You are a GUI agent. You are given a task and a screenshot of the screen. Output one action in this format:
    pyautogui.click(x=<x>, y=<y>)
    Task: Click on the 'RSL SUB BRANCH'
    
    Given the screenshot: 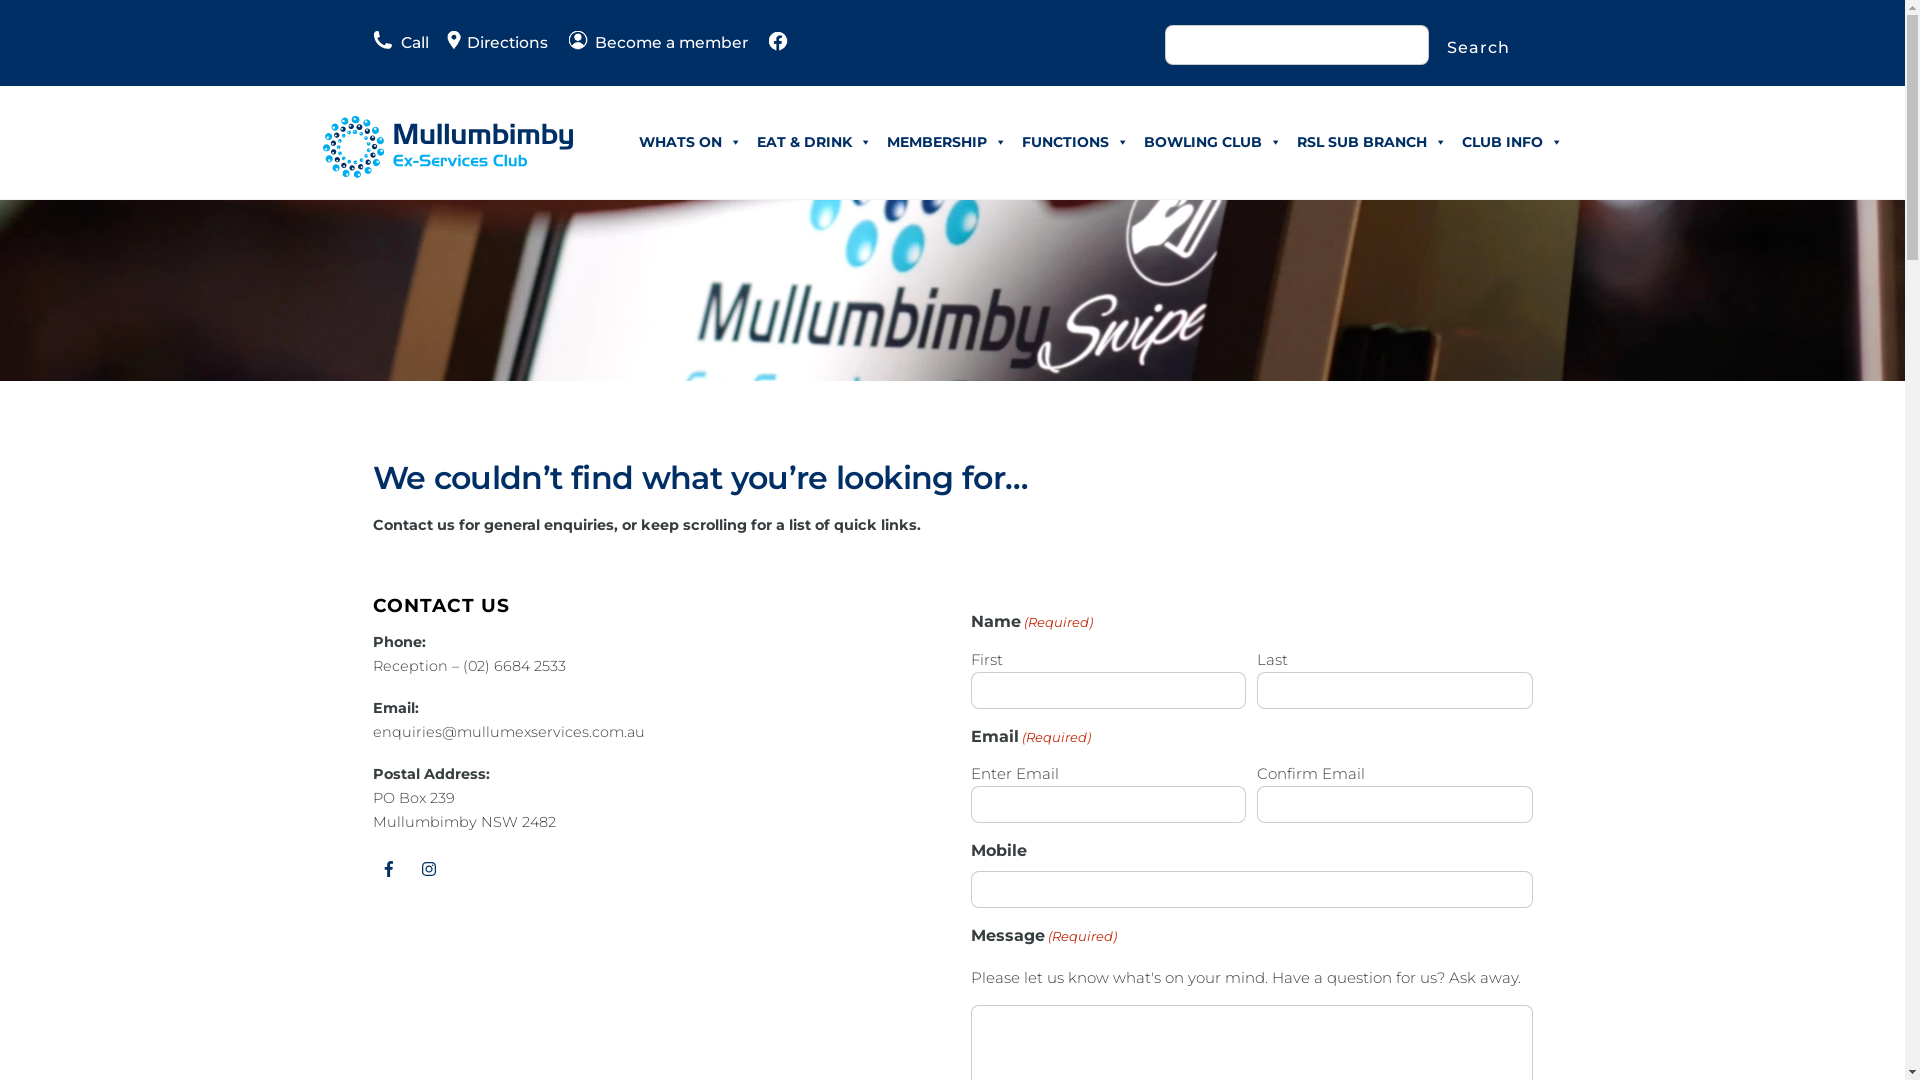 What is the action you would take?
    pyautogui.click(x=1371, y=141)
    